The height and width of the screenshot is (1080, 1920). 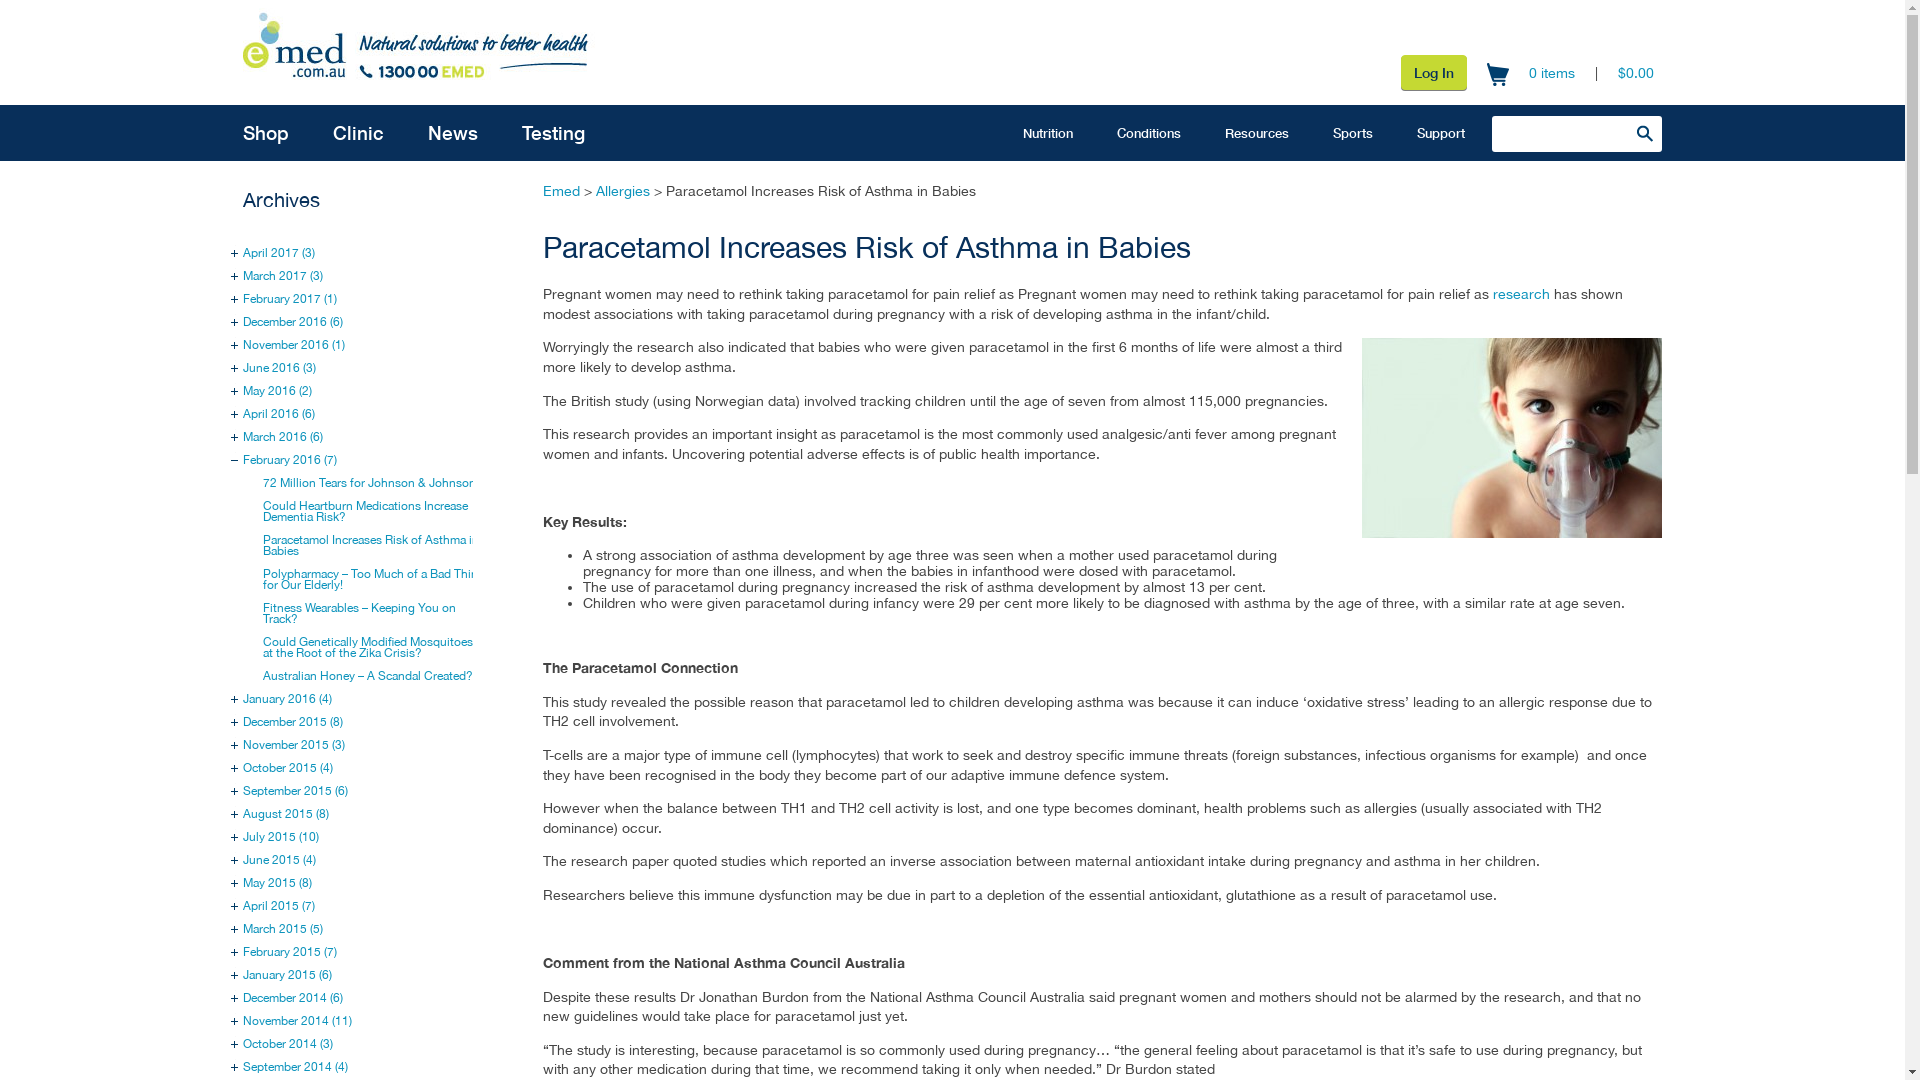 I want to click on 'News', so click(x=451, y=132).